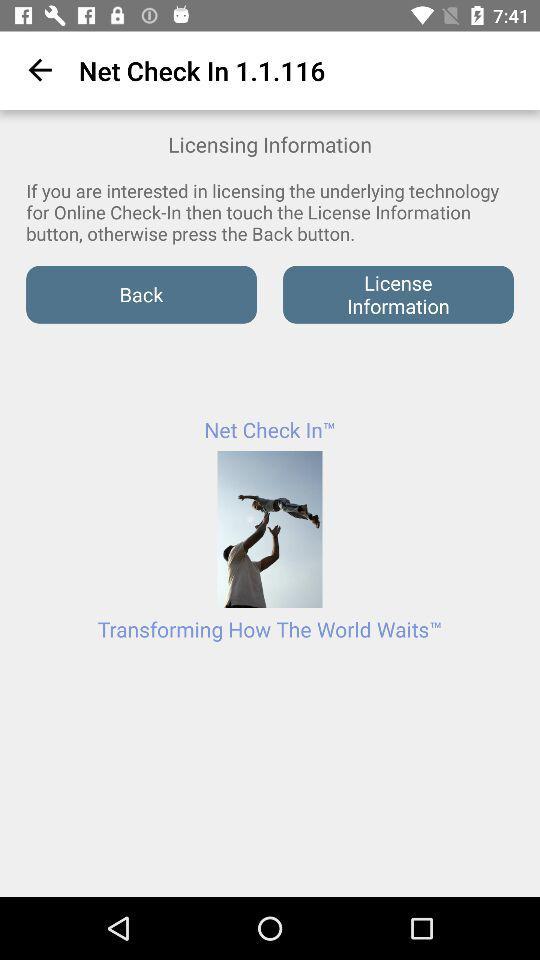  Describe the element at coordinates (36, 70) in the screenshot. I see `the app to the left of the net check in app` at that location.